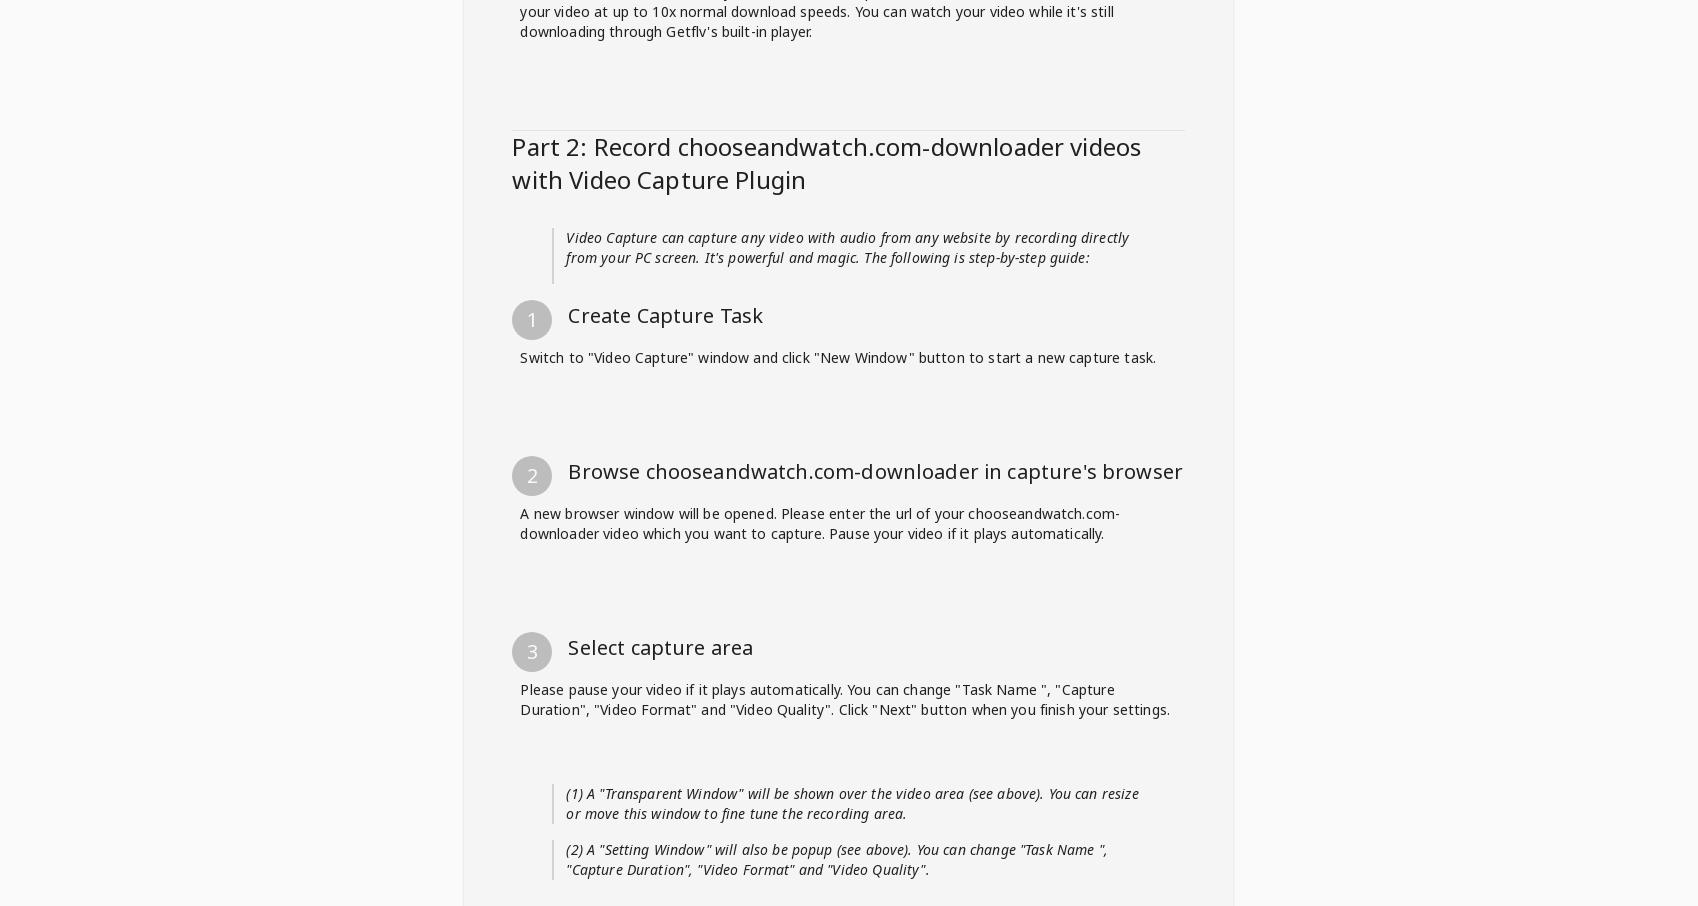 The image size is (1698, 906). What do you see at coordinates (846, 821) in the screenshot?
I see `'Video Capture can capture any video with audio from any website by recording directly from your PC screen. It's powerful and magic. The following is step-by-step guide:'` at bounding box center [846, 821].